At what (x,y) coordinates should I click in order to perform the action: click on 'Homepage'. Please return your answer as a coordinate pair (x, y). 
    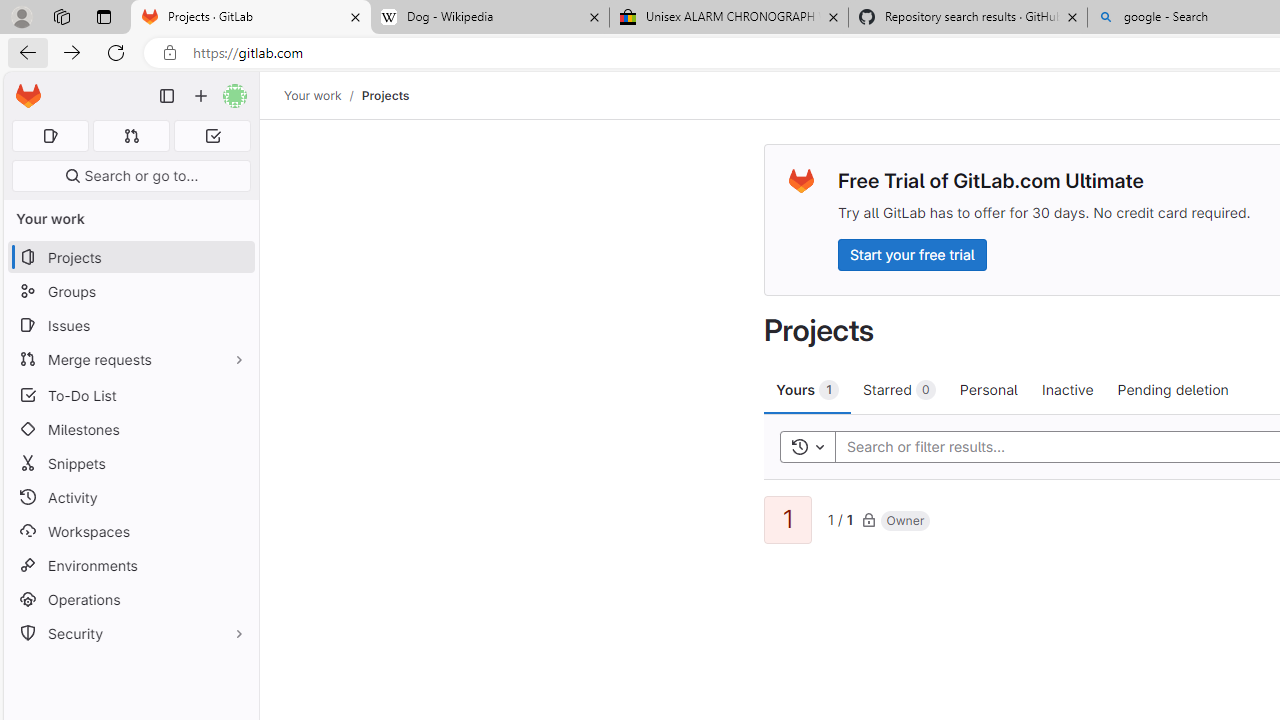
    Looking at the image, I should click on (28, 96).